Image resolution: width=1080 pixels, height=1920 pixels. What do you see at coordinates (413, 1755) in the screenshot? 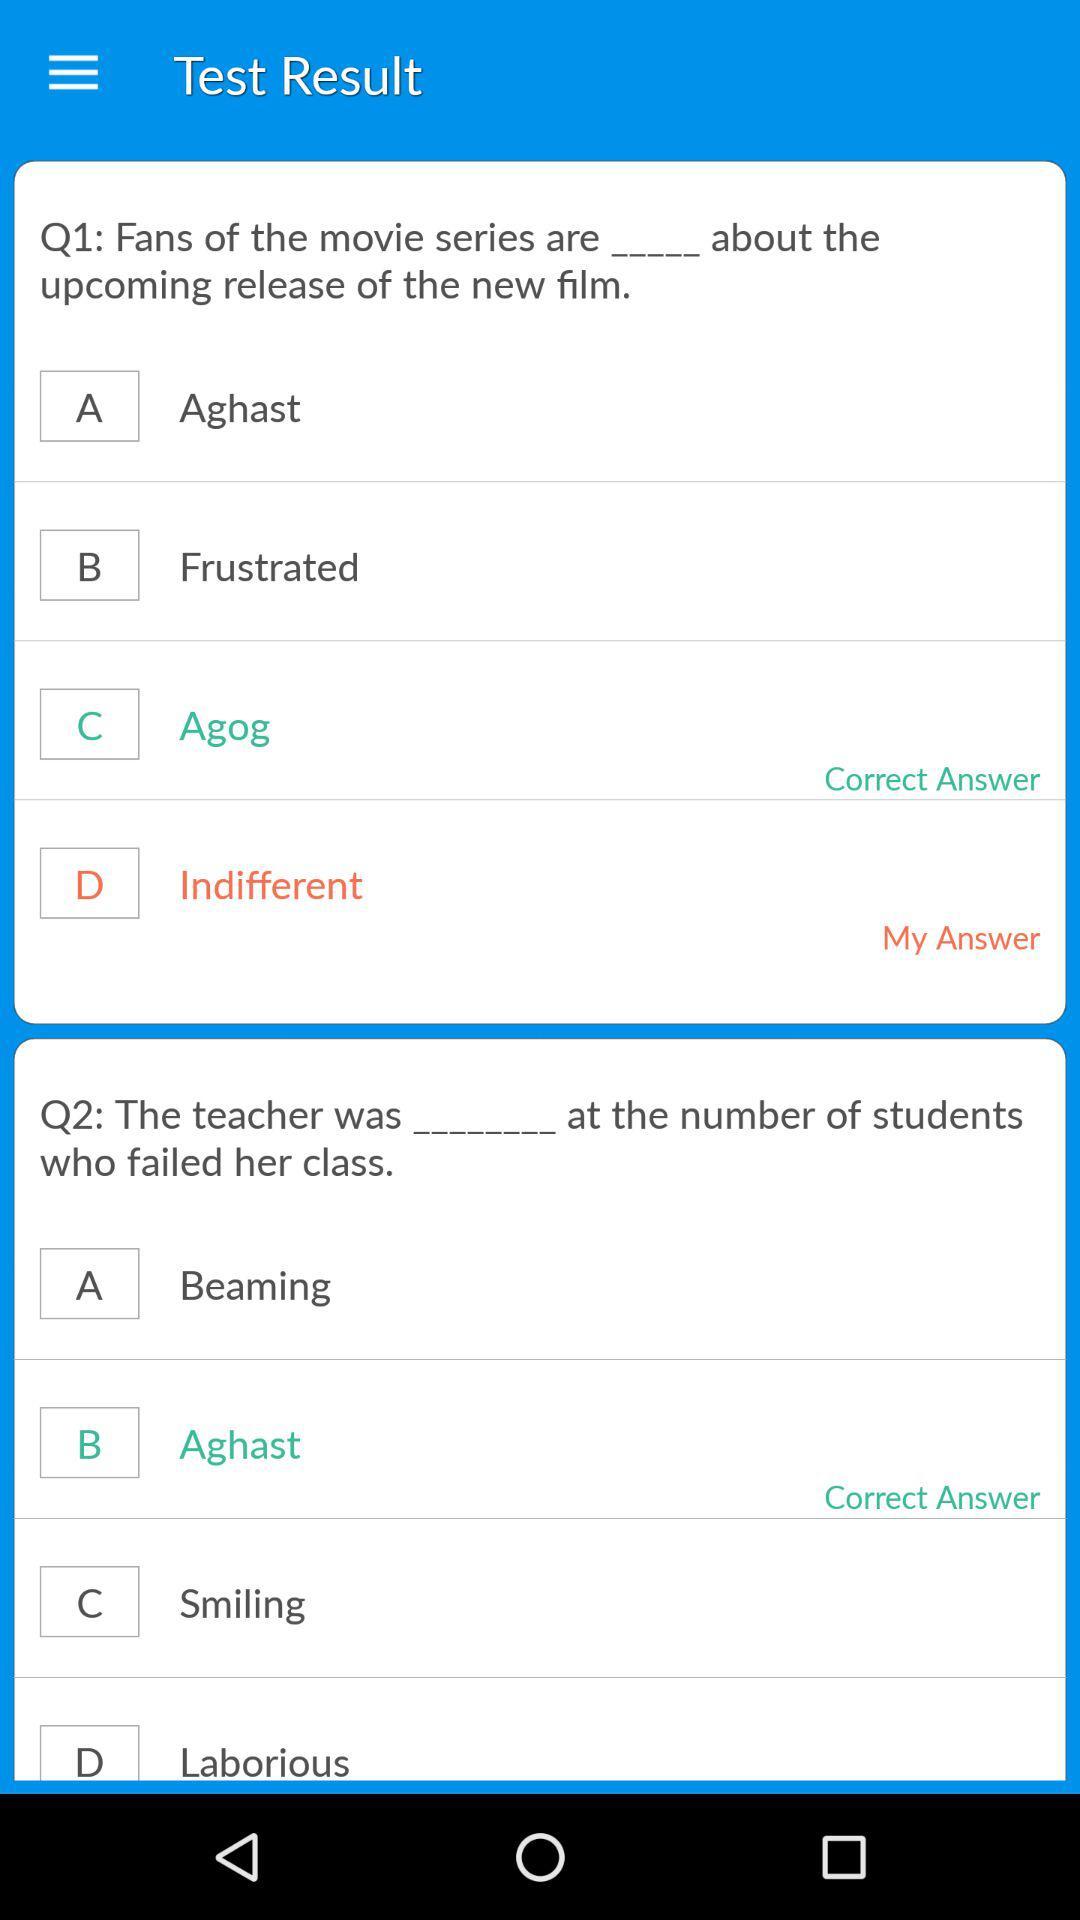
I see `item next to d` at bounding box center [413, 1755].